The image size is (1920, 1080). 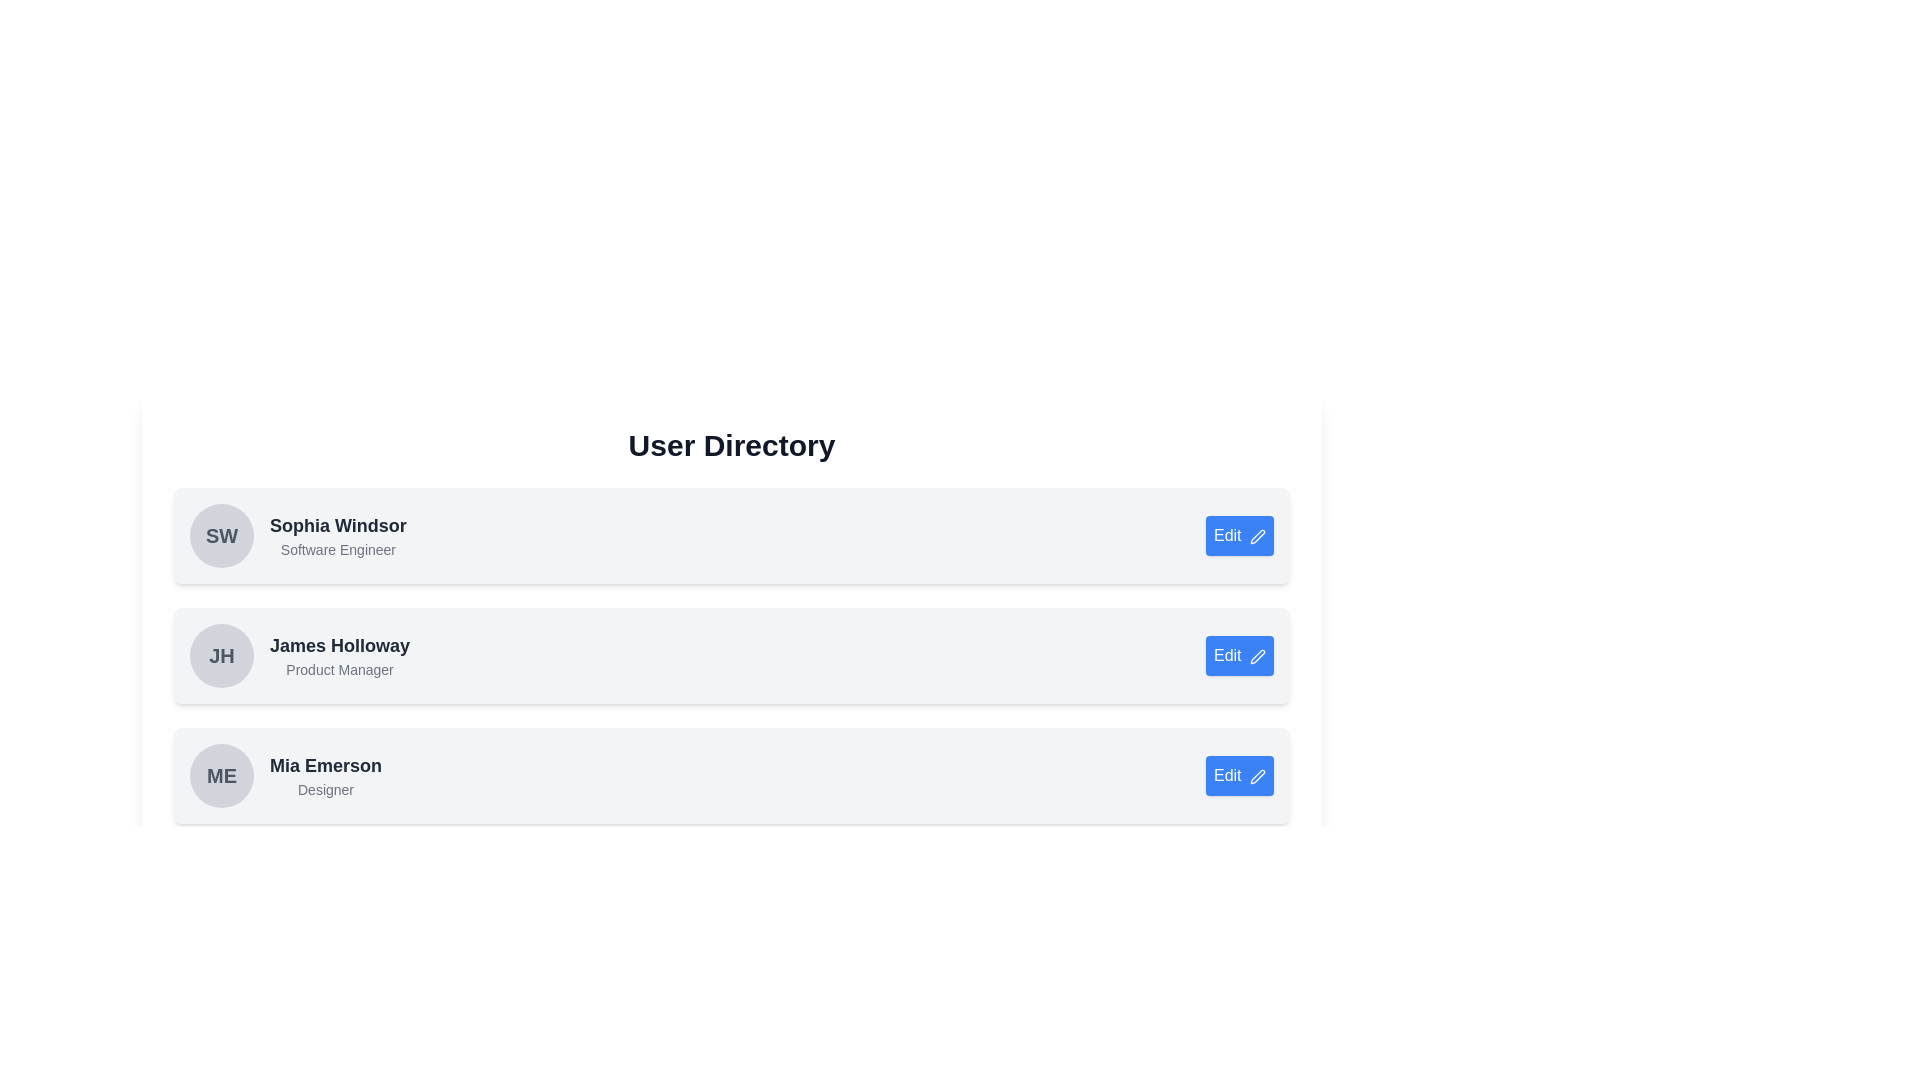 What do you see at coordinates (730, 445) in the screenshot?
I see `text header titled 'User Directory' which serves as a title for the section indicating the purpose of the content below` at bounding box center [730, 445].